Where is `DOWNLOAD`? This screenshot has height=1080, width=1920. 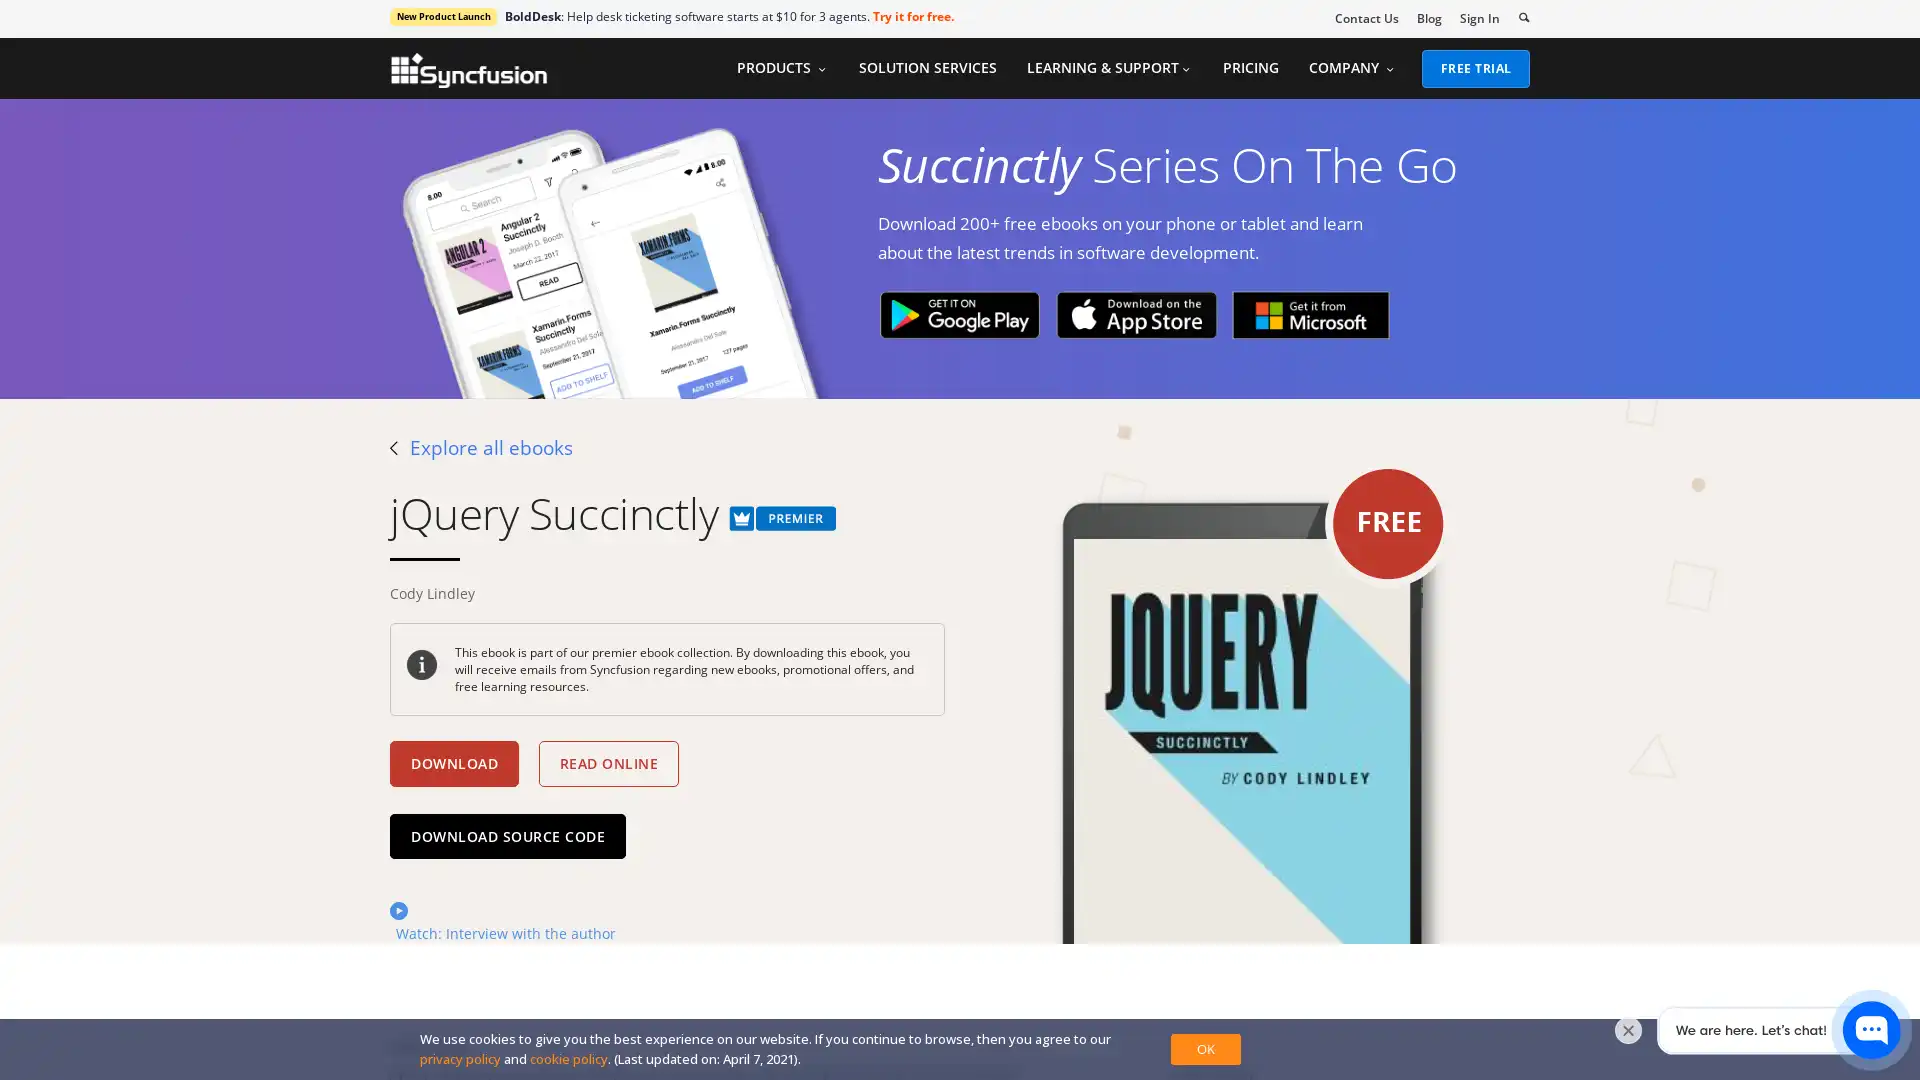 DOWNLOAD is located at coordinates (453, 763).